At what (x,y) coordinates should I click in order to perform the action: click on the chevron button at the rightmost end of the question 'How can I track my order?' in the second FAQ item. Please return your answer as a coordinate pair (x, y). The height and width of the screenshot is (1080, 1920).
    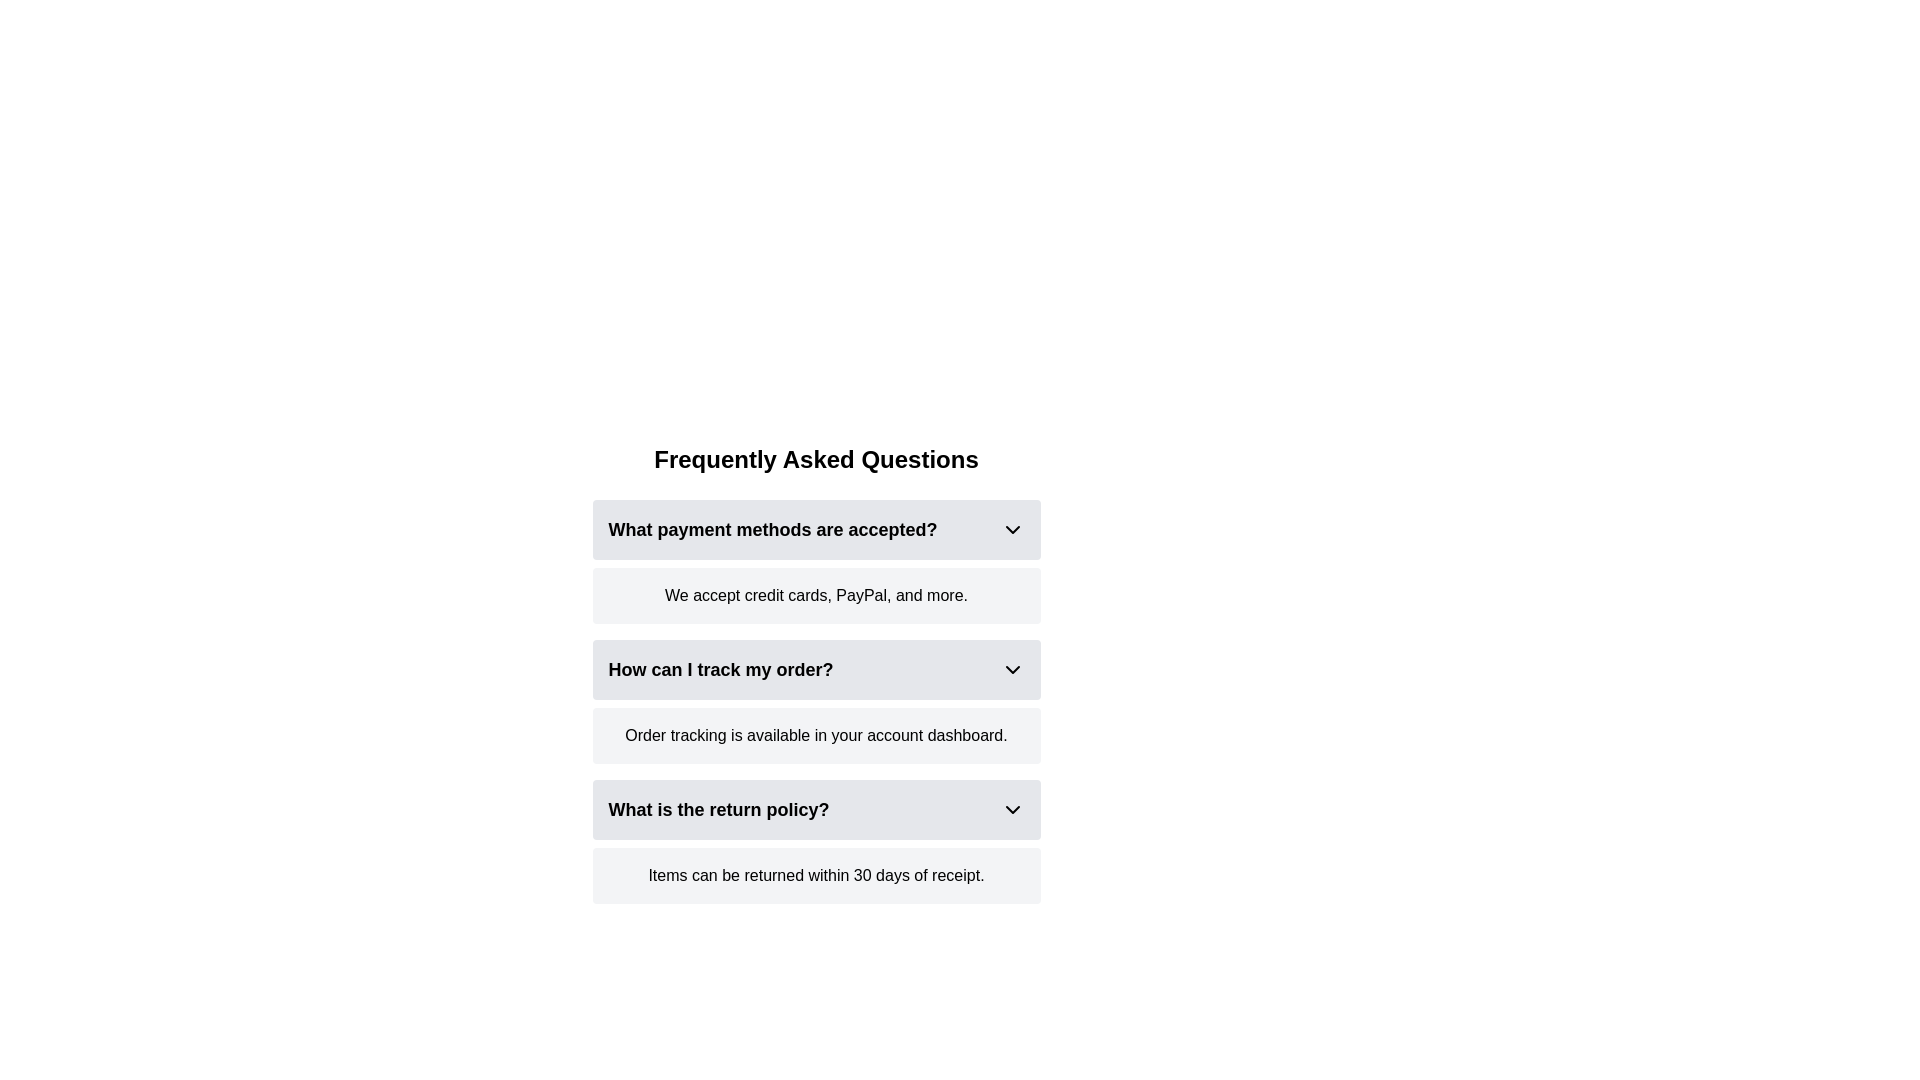
    Looking at the image, I should click on (1012, 670).